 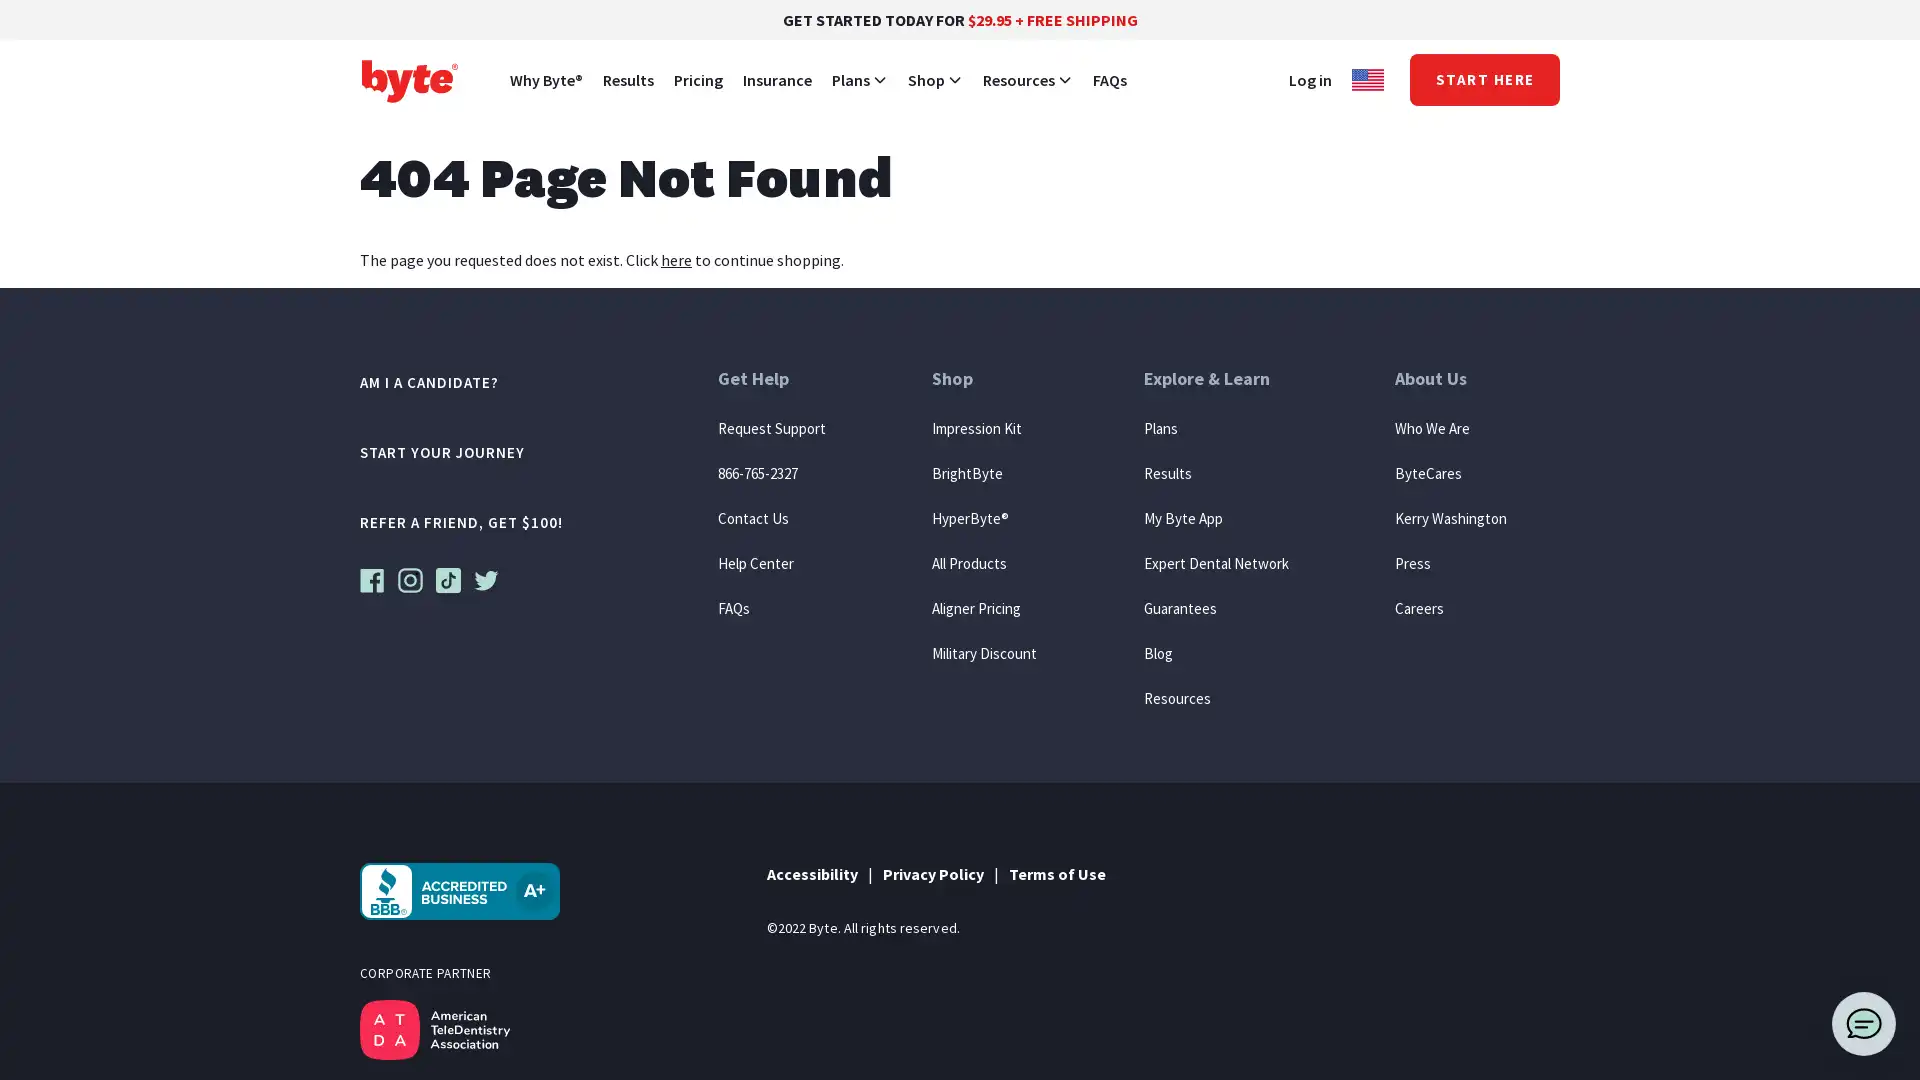 I want to click on Explore & Learn, so click(x=1214, y=390).